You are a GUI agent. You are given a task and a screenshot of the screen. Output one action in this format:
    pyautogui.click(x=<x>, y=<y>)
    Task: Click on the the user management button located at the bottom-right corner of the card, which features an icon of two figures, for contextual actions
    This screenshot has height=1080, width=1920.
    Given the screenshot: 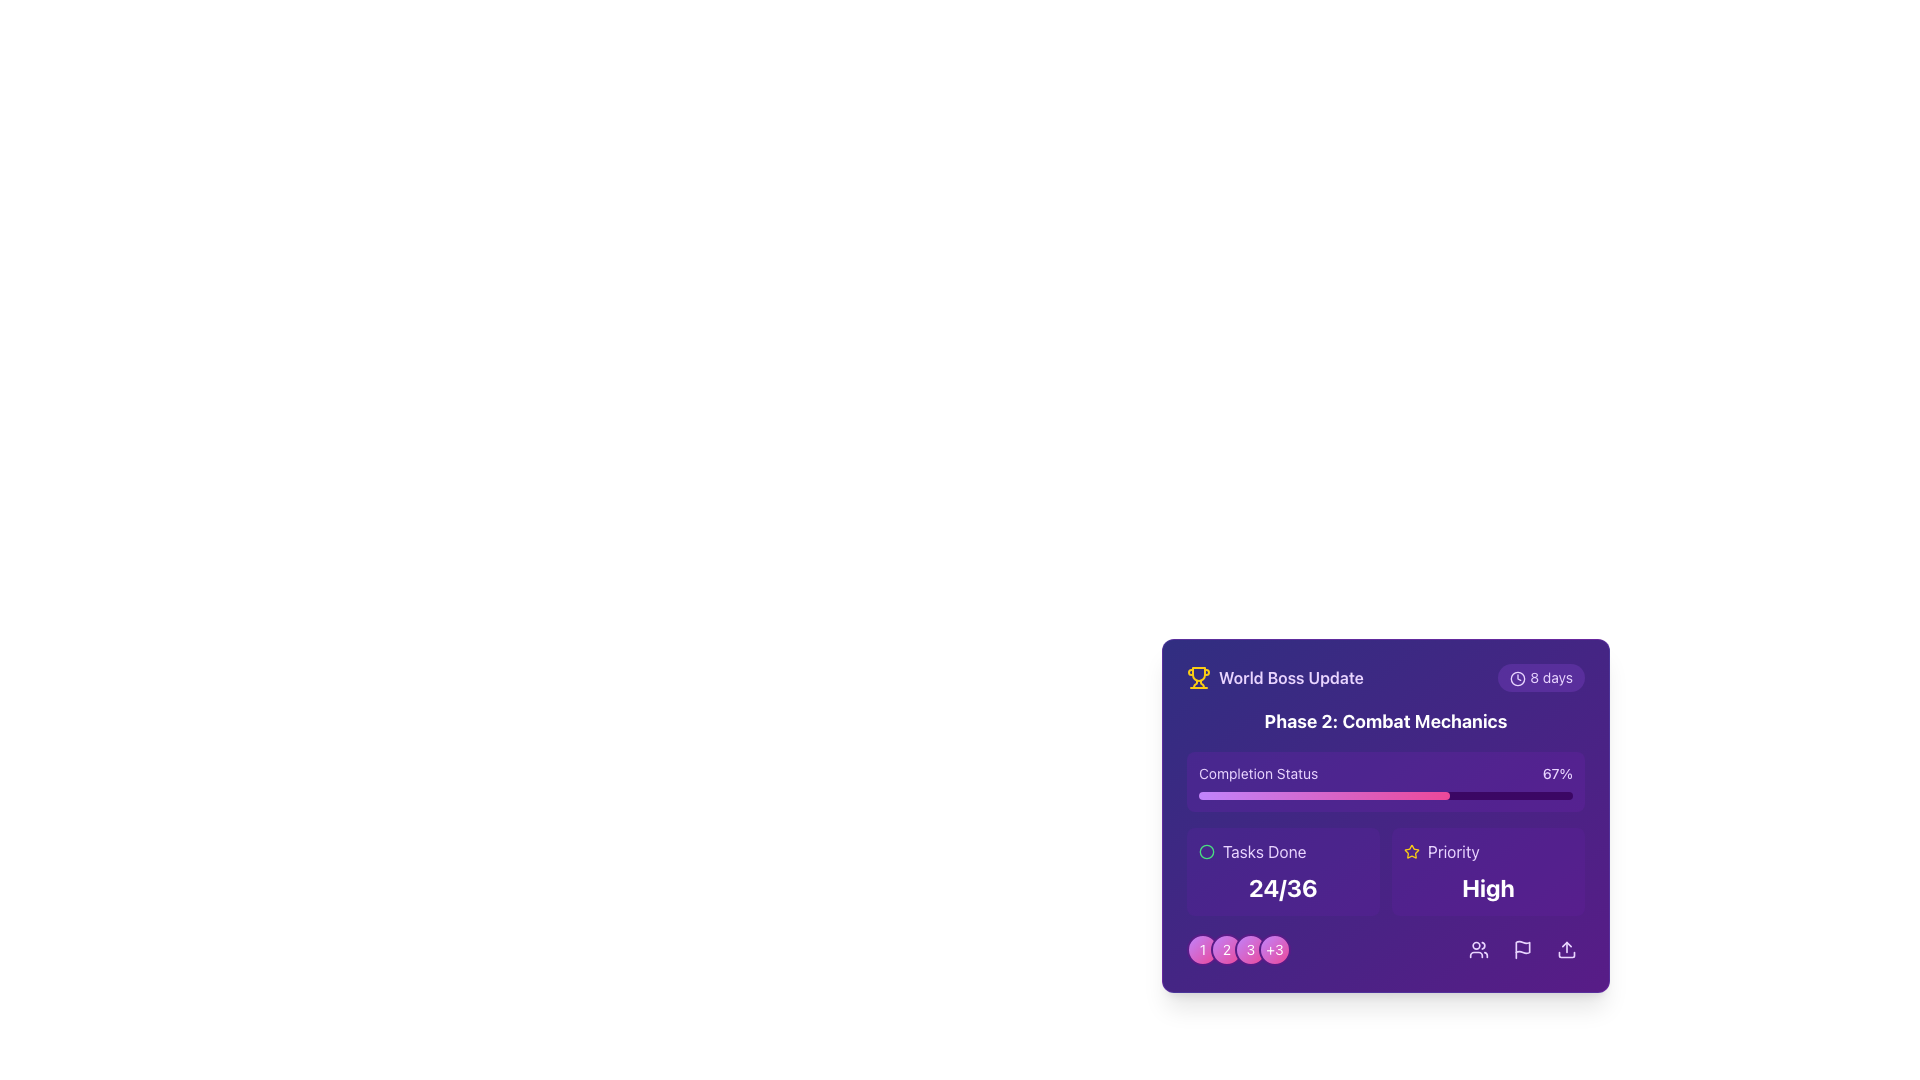 What is the action you would take?
    pyautogui.click(x=1478, y=948)
    